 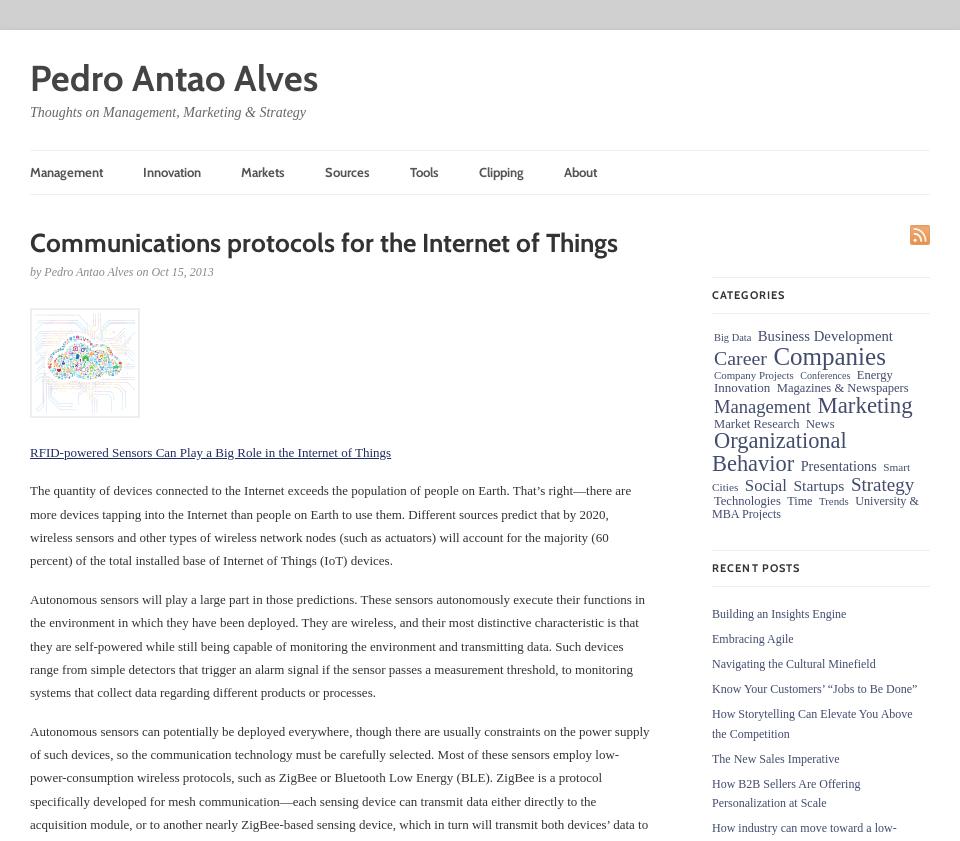 I want to click on 'University & MBA Projects', so click(x=815, y=507).